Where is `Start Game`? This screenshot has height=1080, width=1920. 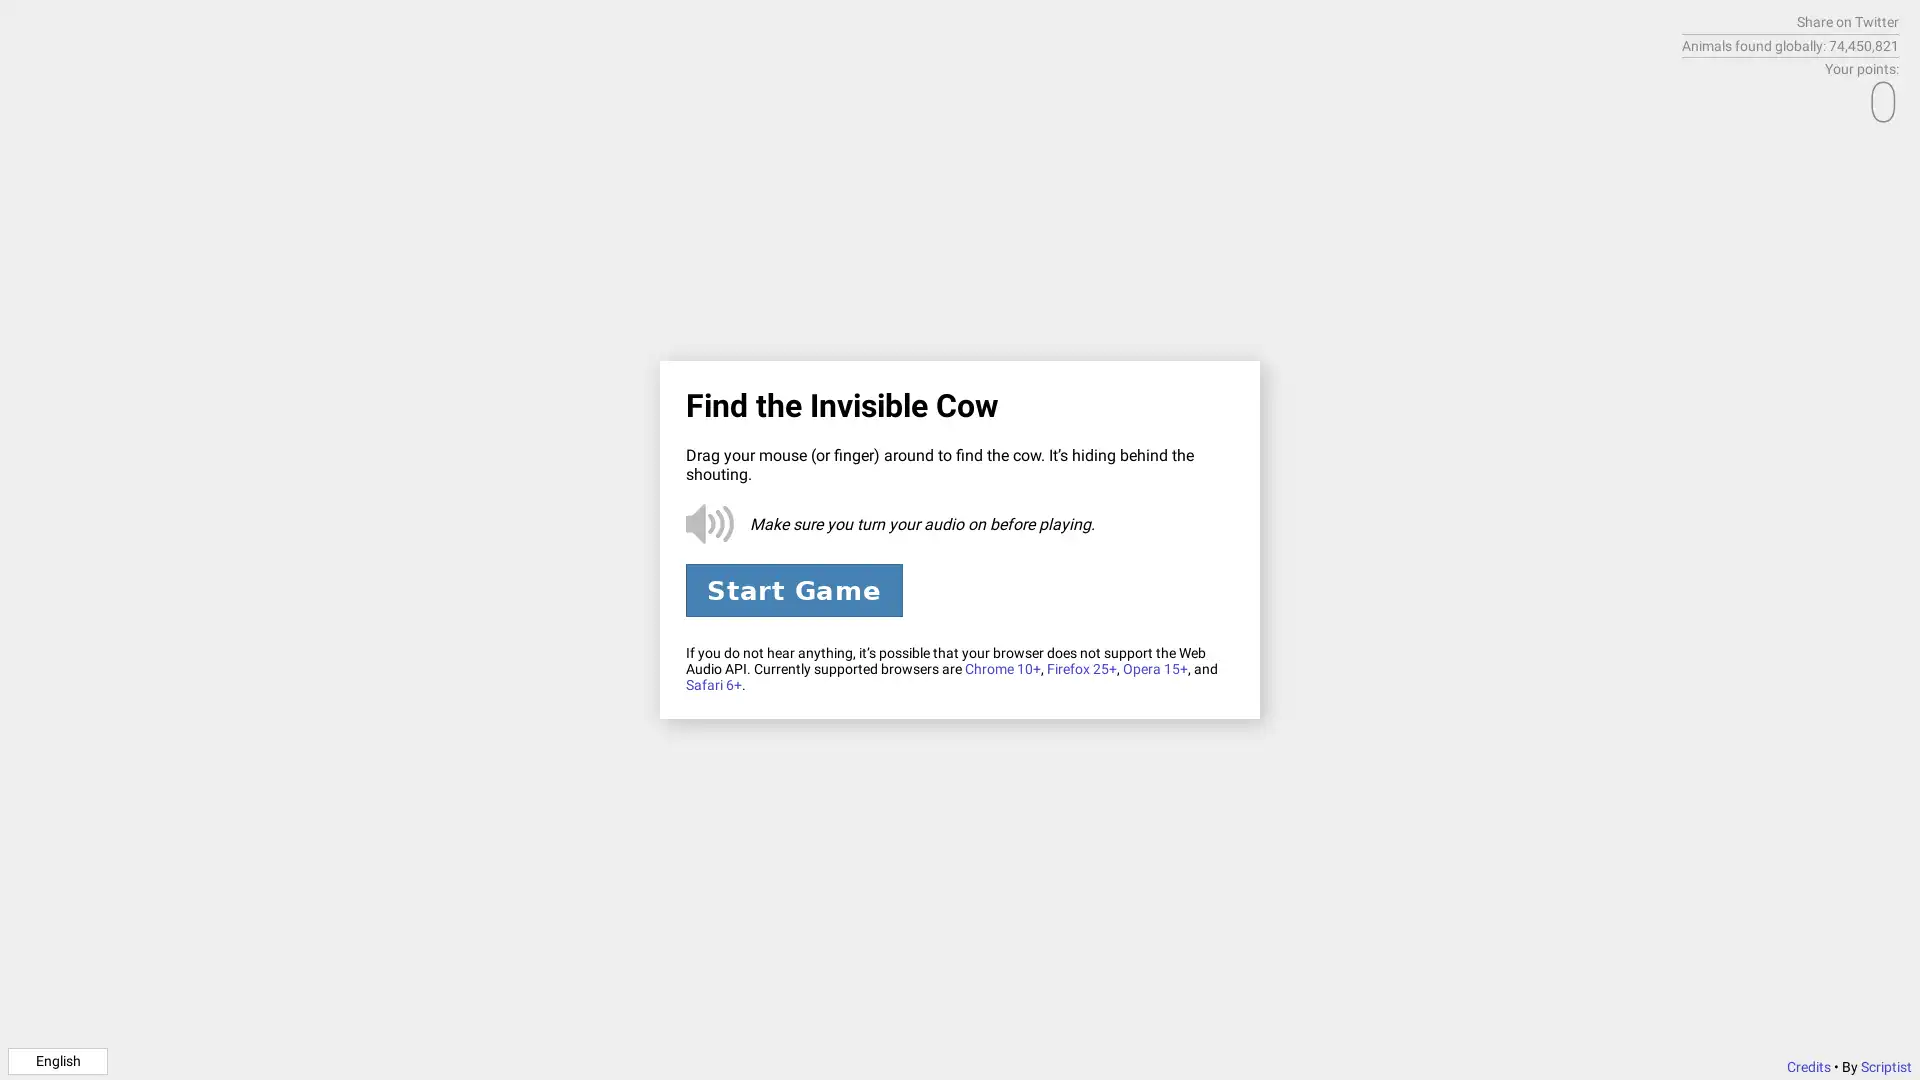 Start Game is located at coordinates (792, 589).